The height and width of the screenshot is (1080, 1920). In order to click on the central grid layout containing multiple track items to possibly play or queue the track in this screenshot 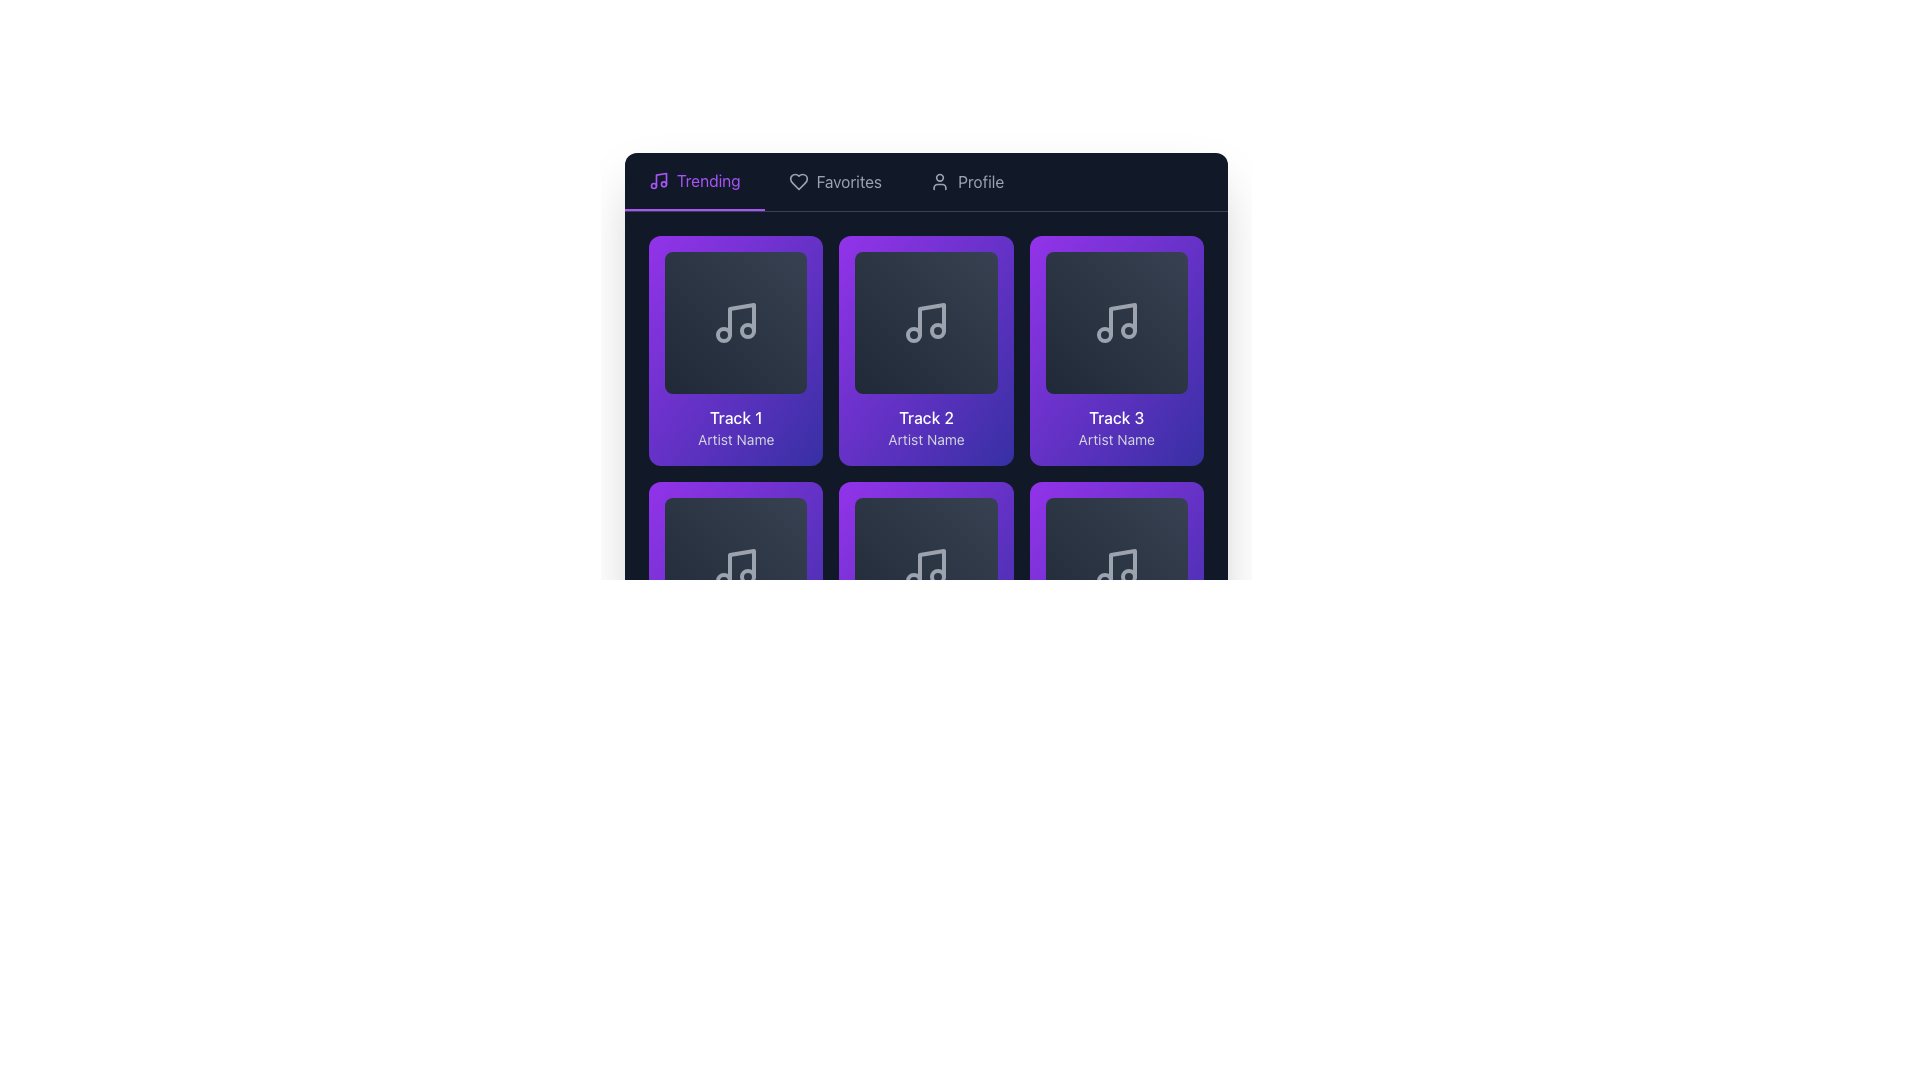, I will do `click(925, 474)`.